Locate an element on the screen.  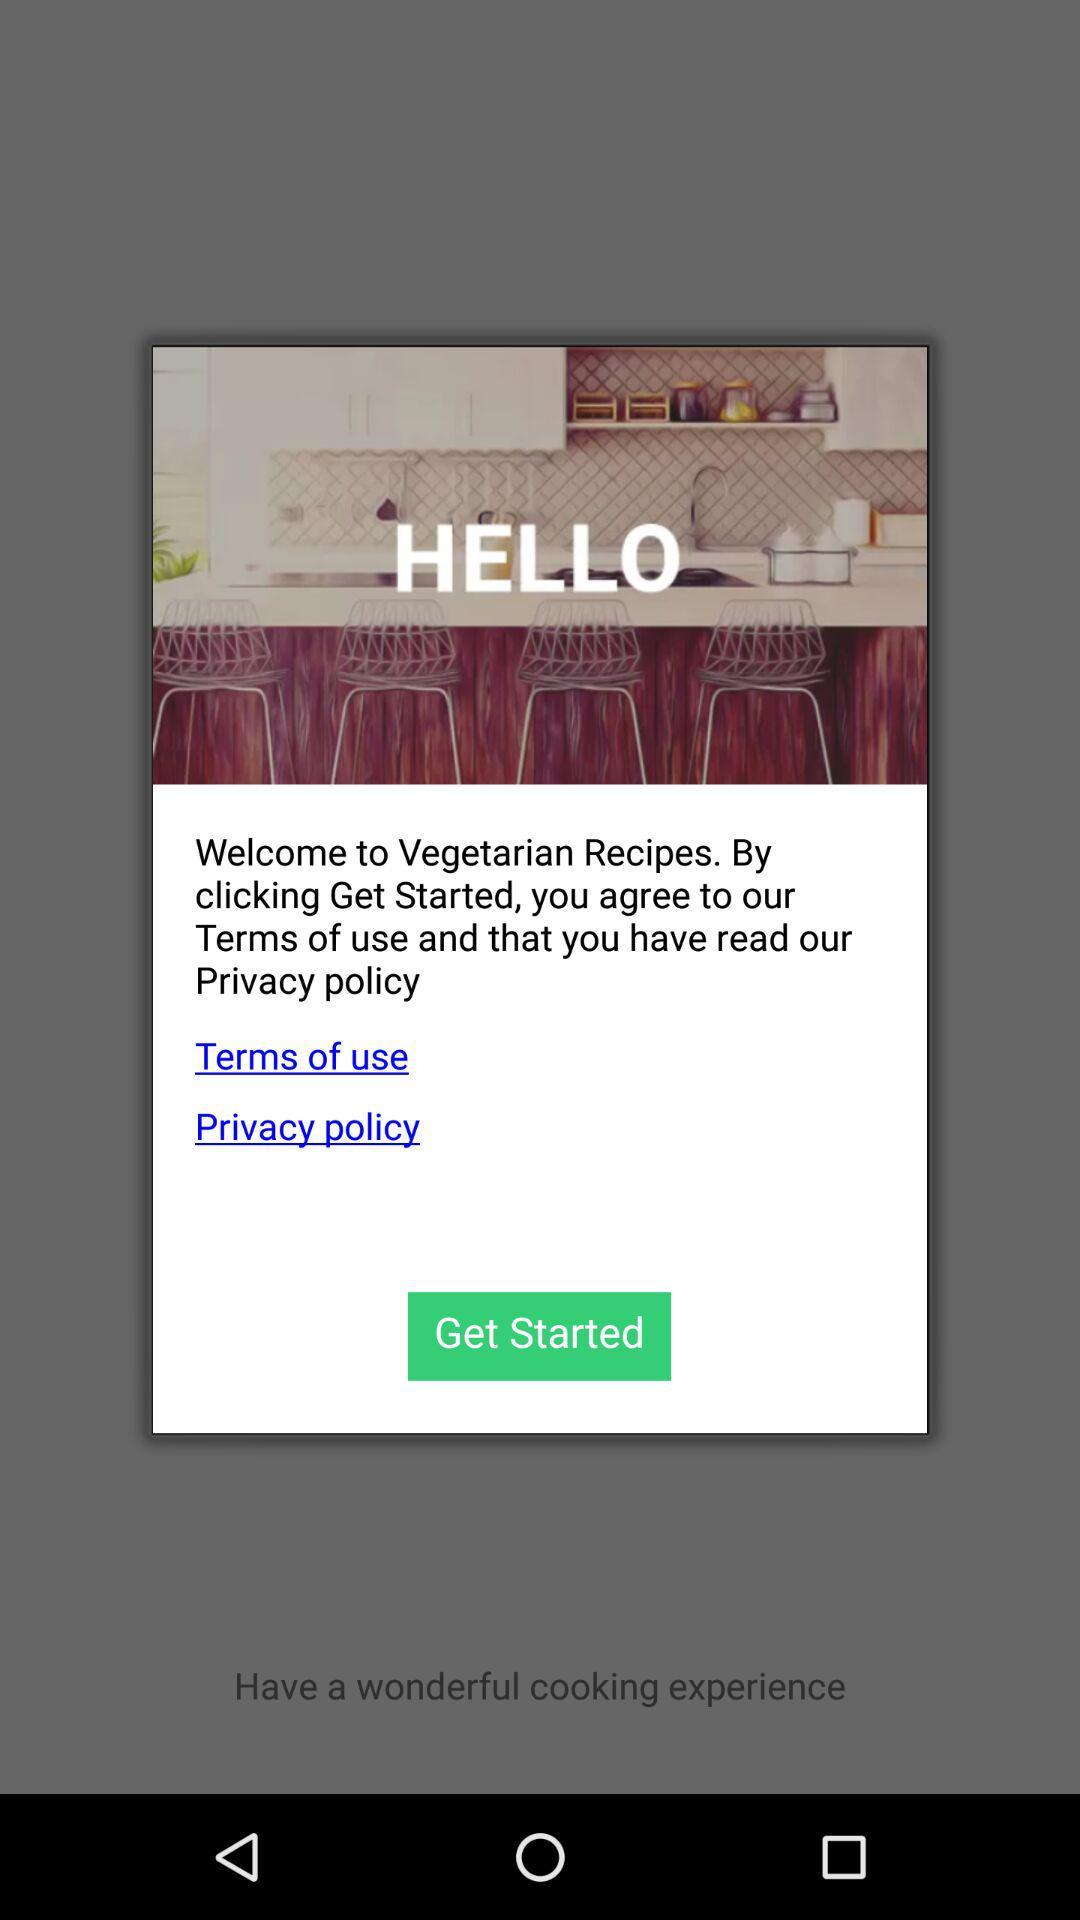
welcome to vegetarian icon is located at coordinates (518, 898).